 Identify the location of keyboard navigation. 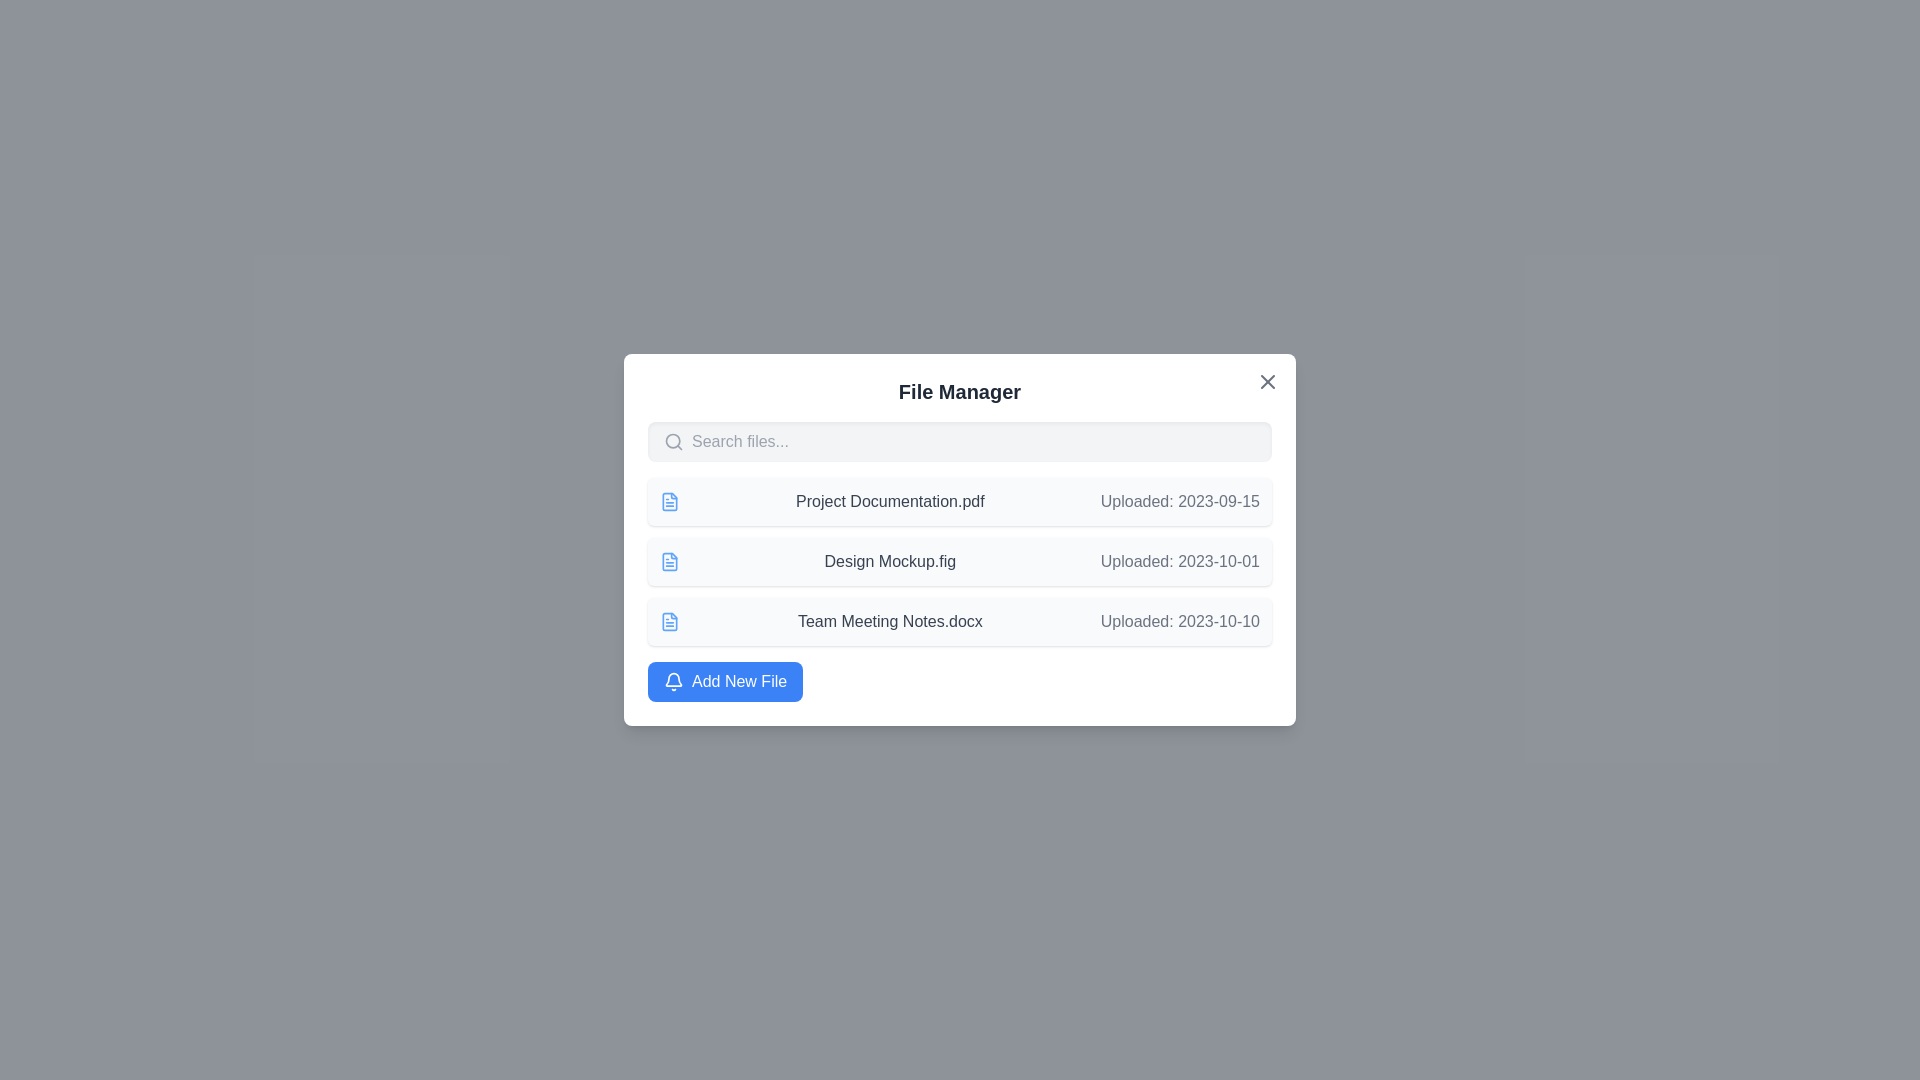
(724, 681).